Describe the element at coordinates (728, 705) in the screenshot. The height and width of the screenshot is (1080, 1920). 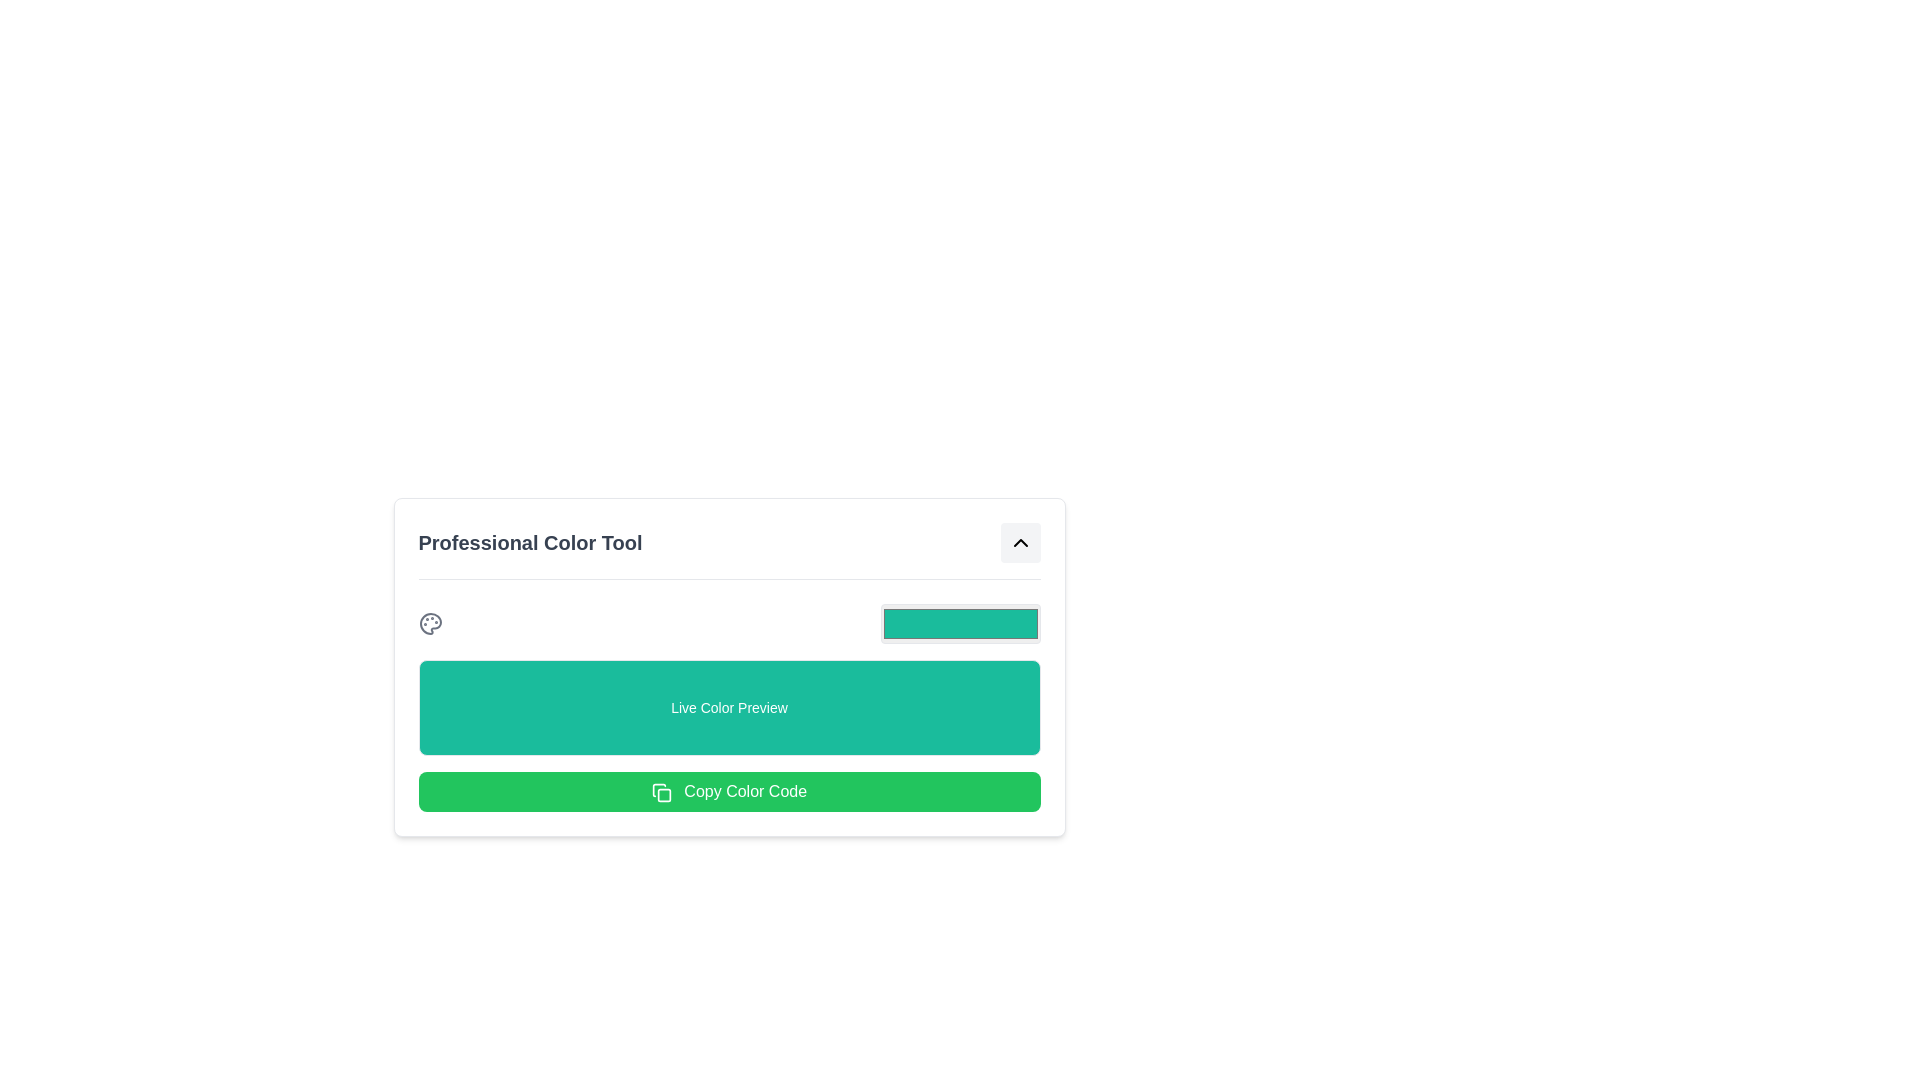
I see `the color tool panel located at the center of the interface` at that location.